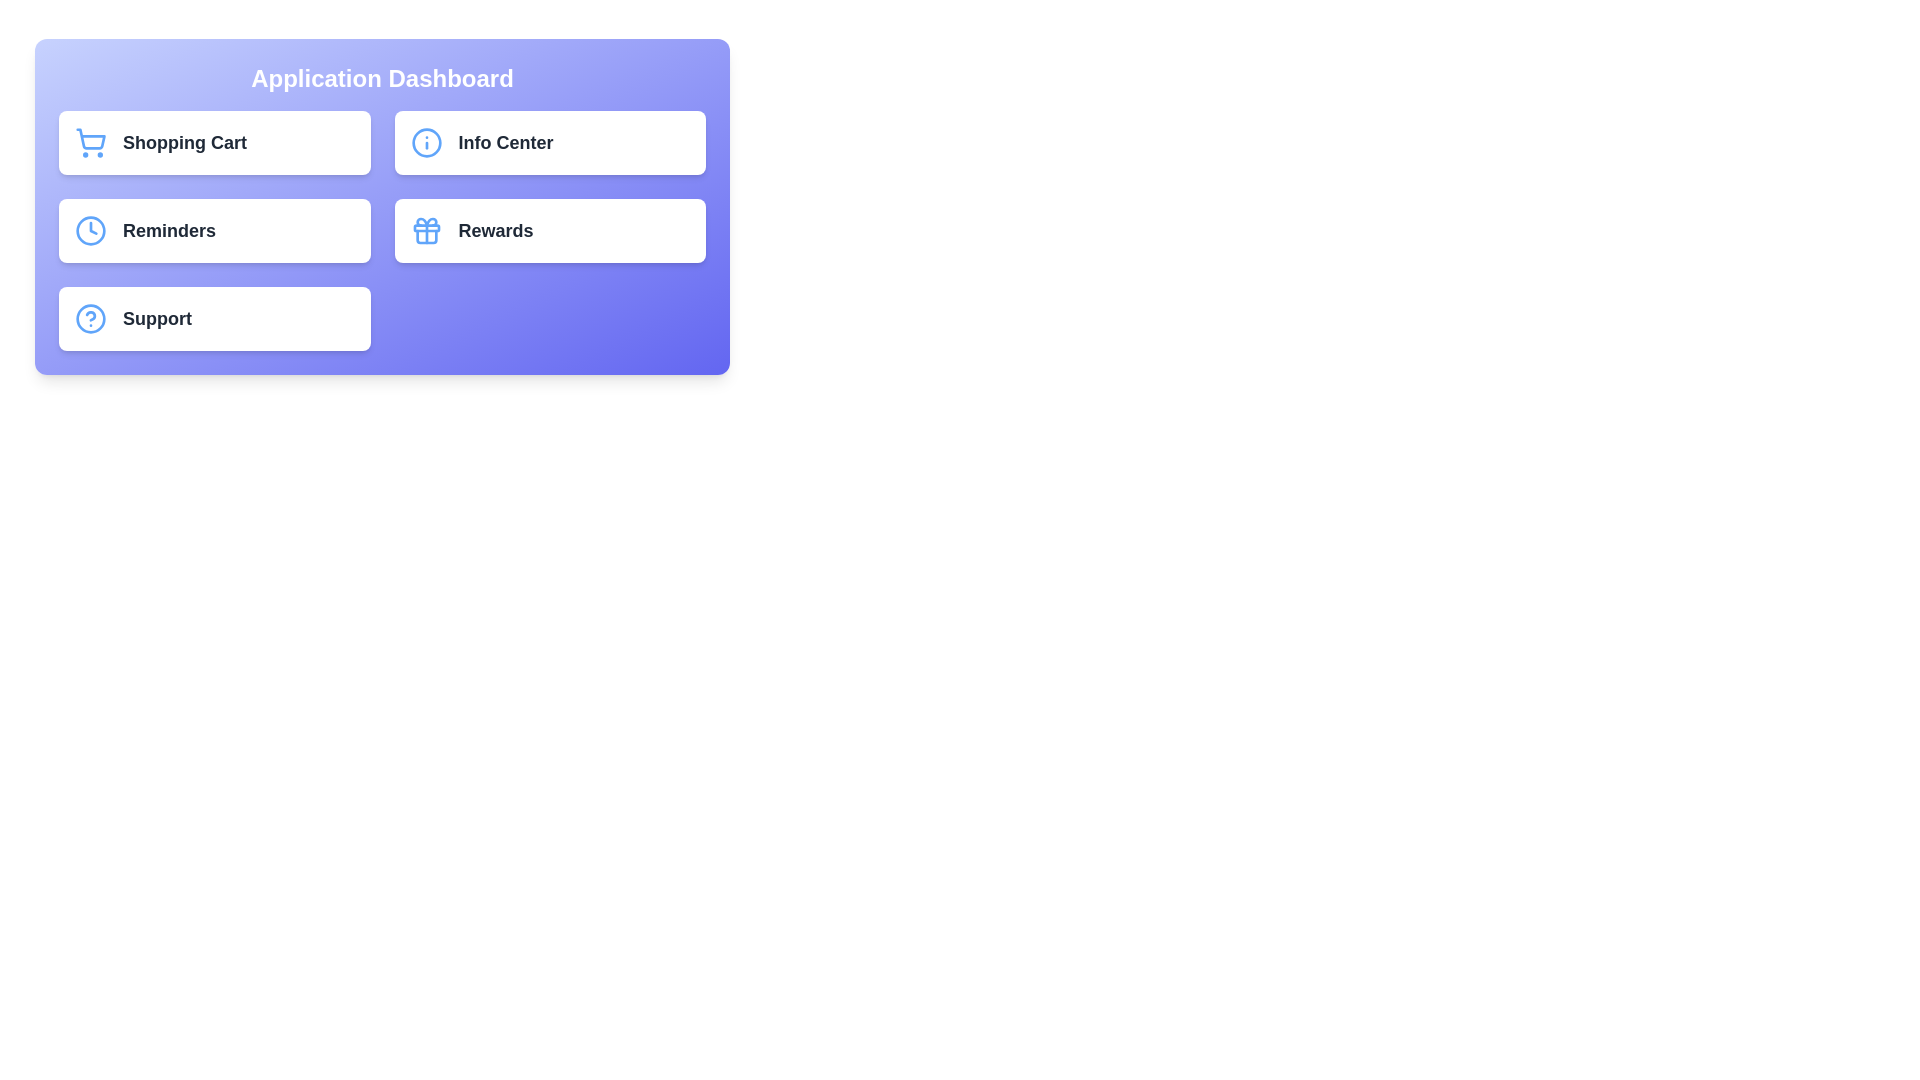 This screenshot has width=1920, height=1080. What do you see at coordinates (550, 141) in the screenshot?
I see `the 'Info Center' card located in the top-right section of the grid layout` at bounding box center [550, 141].